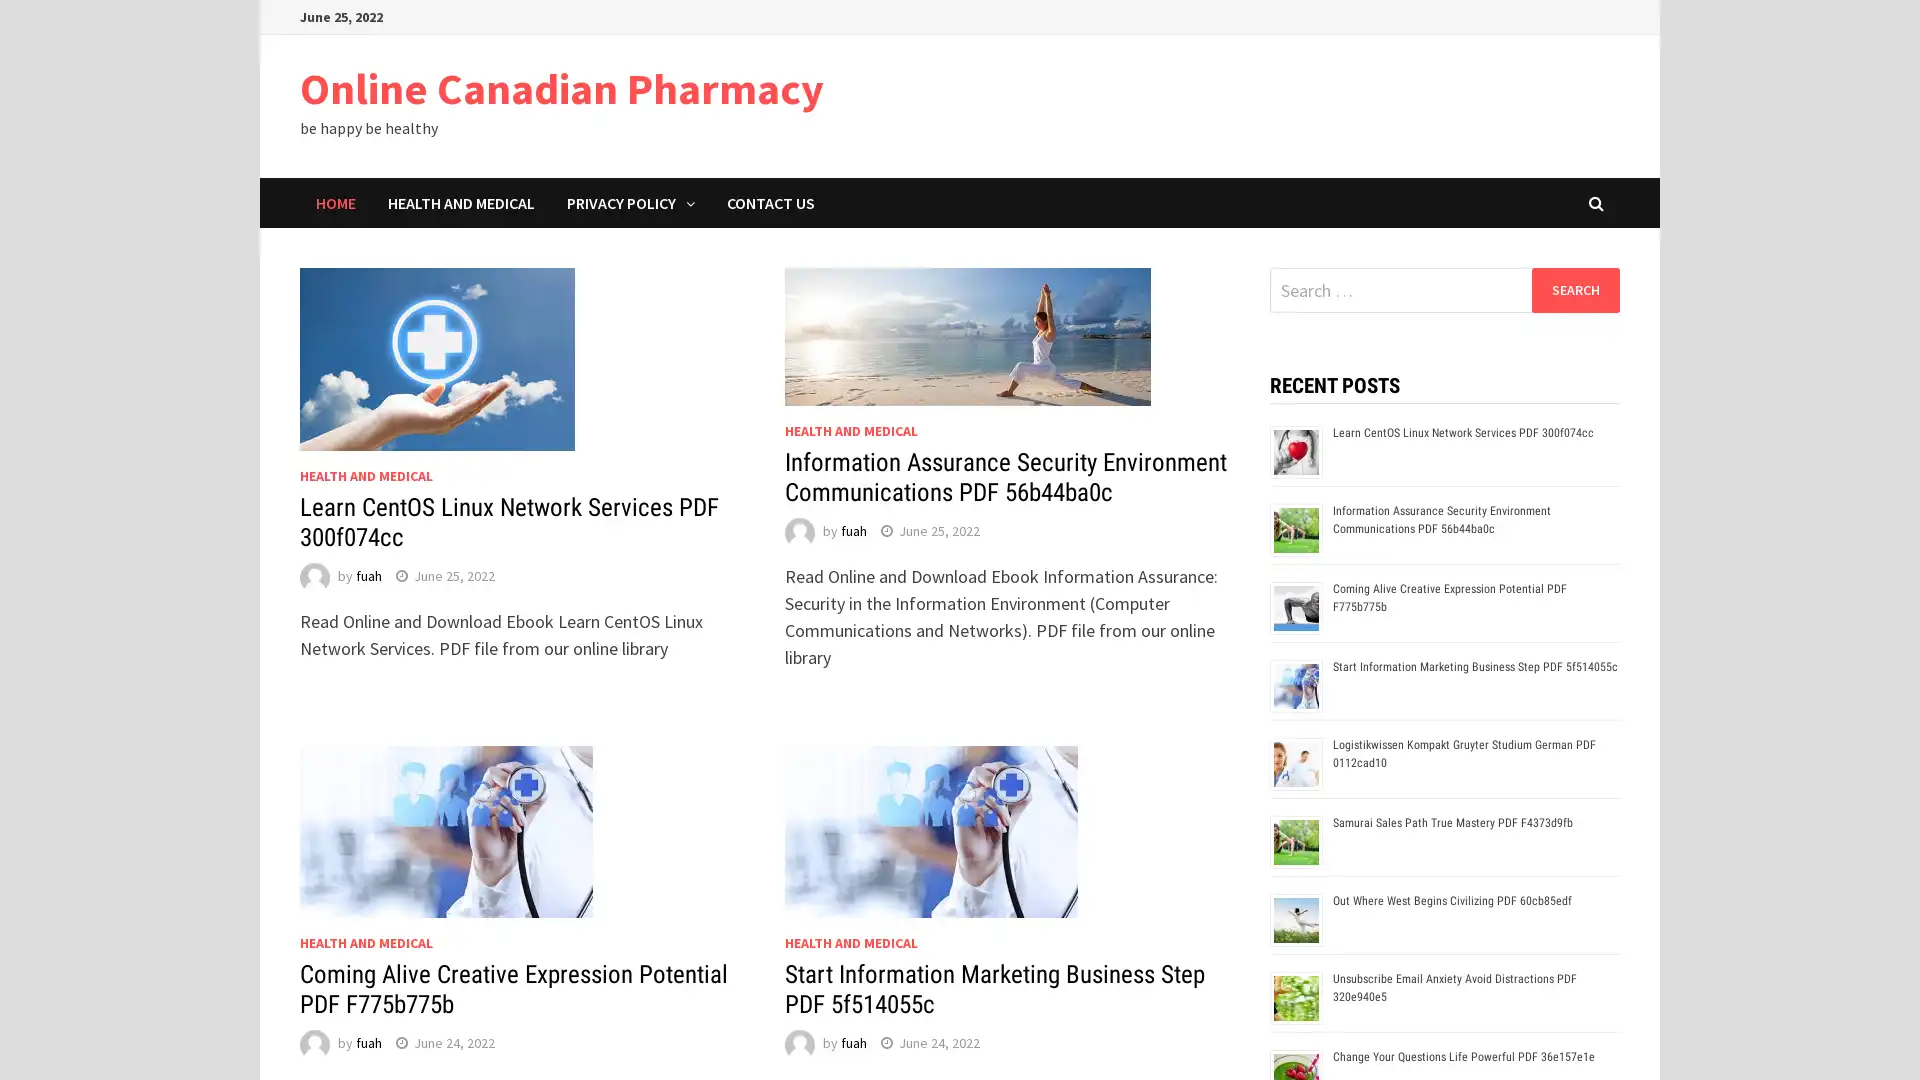 The image size is (1920, 1080). I want to click on Search, so click(1574, 289).